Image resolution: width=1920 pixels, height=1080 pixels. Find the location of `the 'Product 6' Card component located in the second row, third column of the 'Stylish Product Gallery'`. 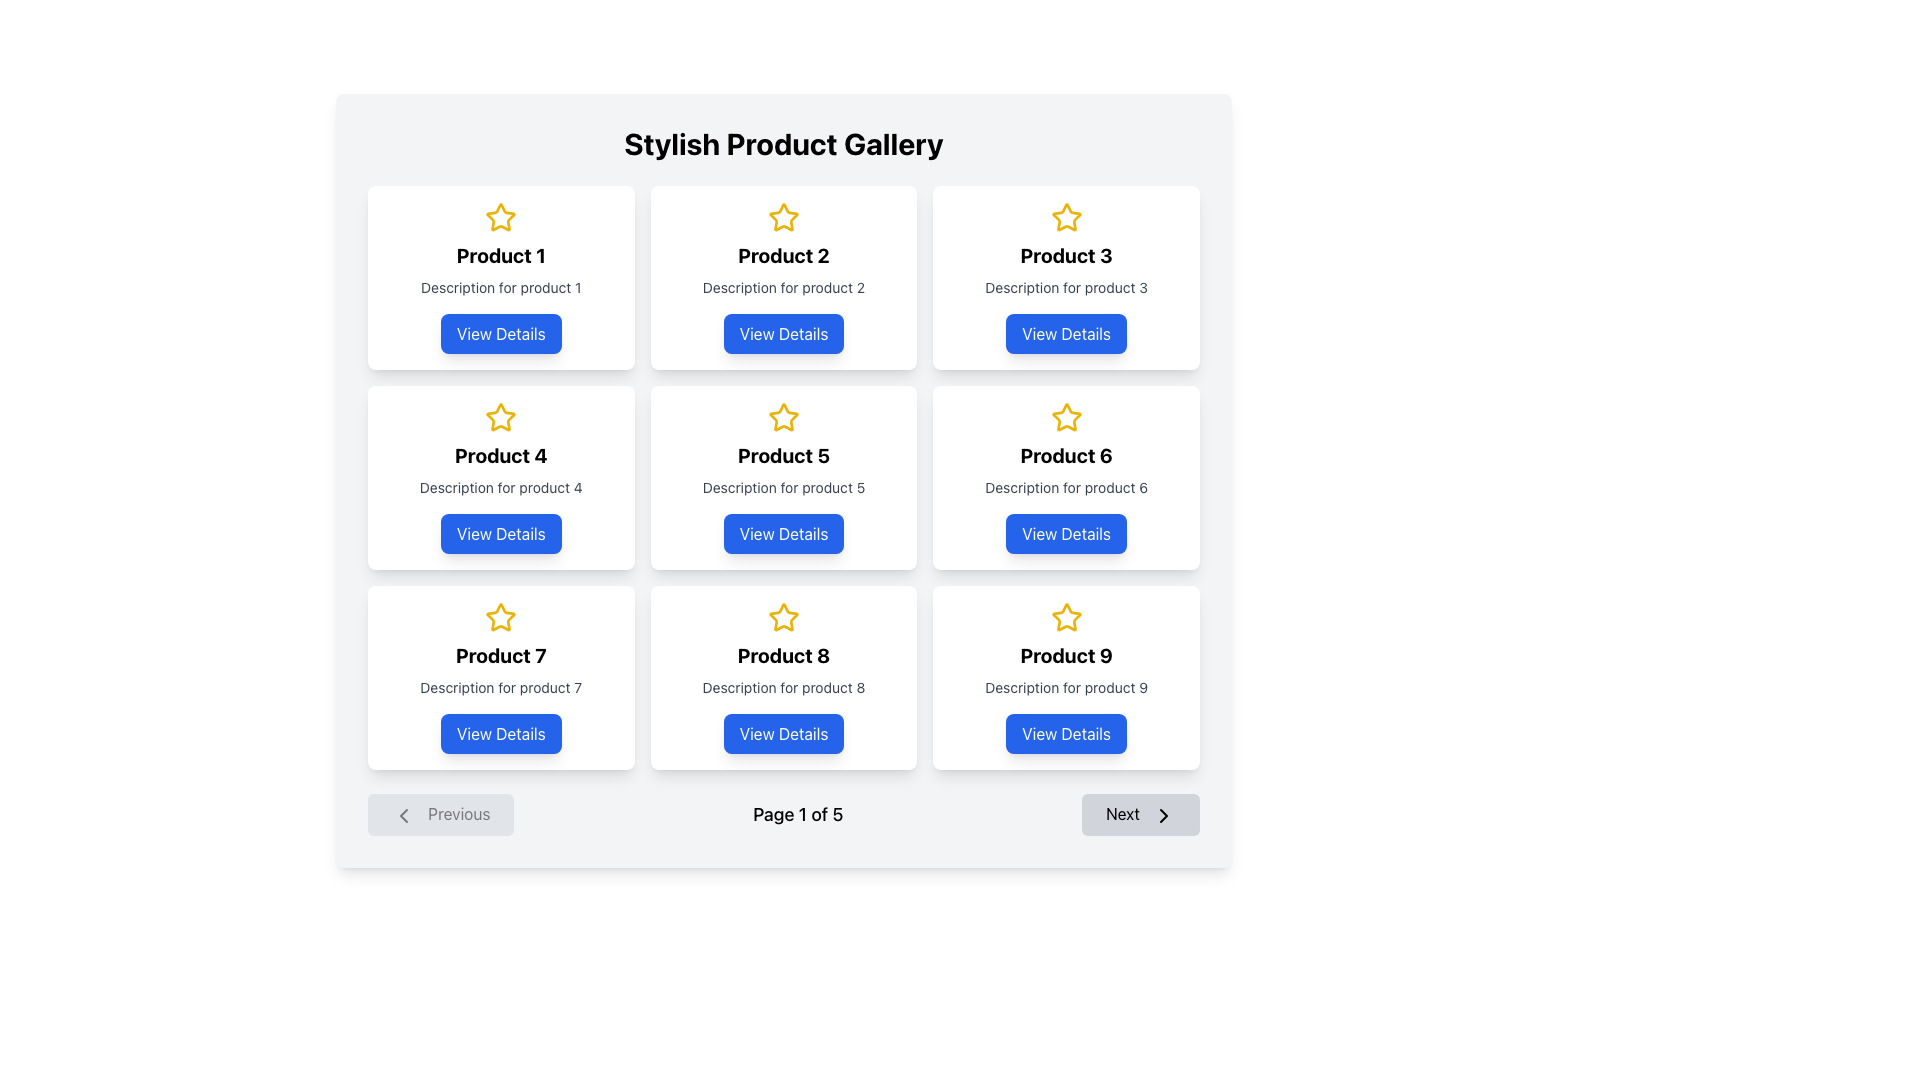

the 'Product 6' Card component located in the second row, third column of the 'Stylish Product Gallery' is located at coordinates (1065, 478).